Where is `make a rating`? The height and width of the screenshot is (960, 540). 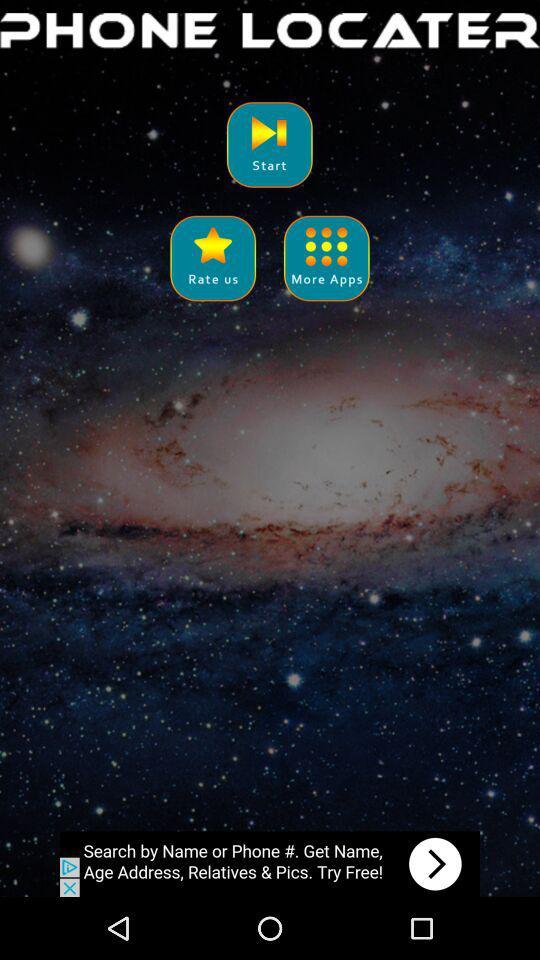
make a rating is located at coordinates (212, 257).